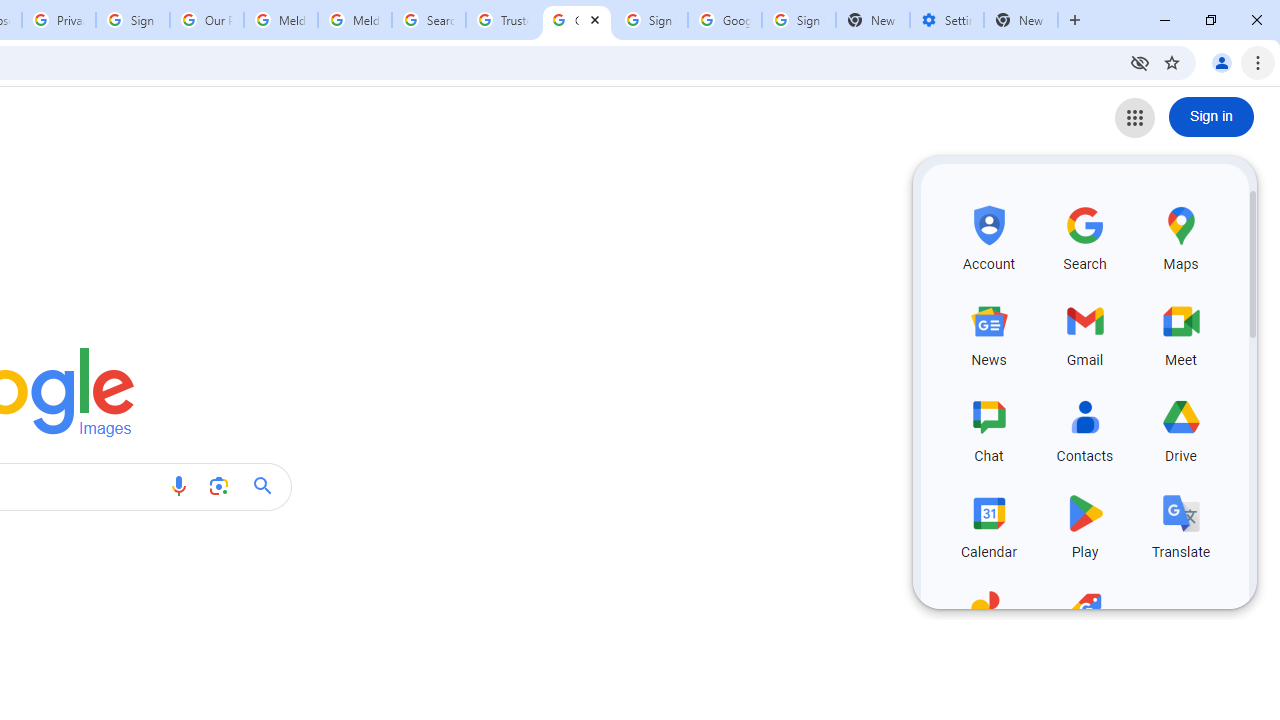 This screenshot has width=1280, height=720. What do you see at coordinates (988, 427) in the screenshot?
I see `'Chat, row 3 of 5 and column 1 of 3 in the first section'` at bounding box center [988, 427].